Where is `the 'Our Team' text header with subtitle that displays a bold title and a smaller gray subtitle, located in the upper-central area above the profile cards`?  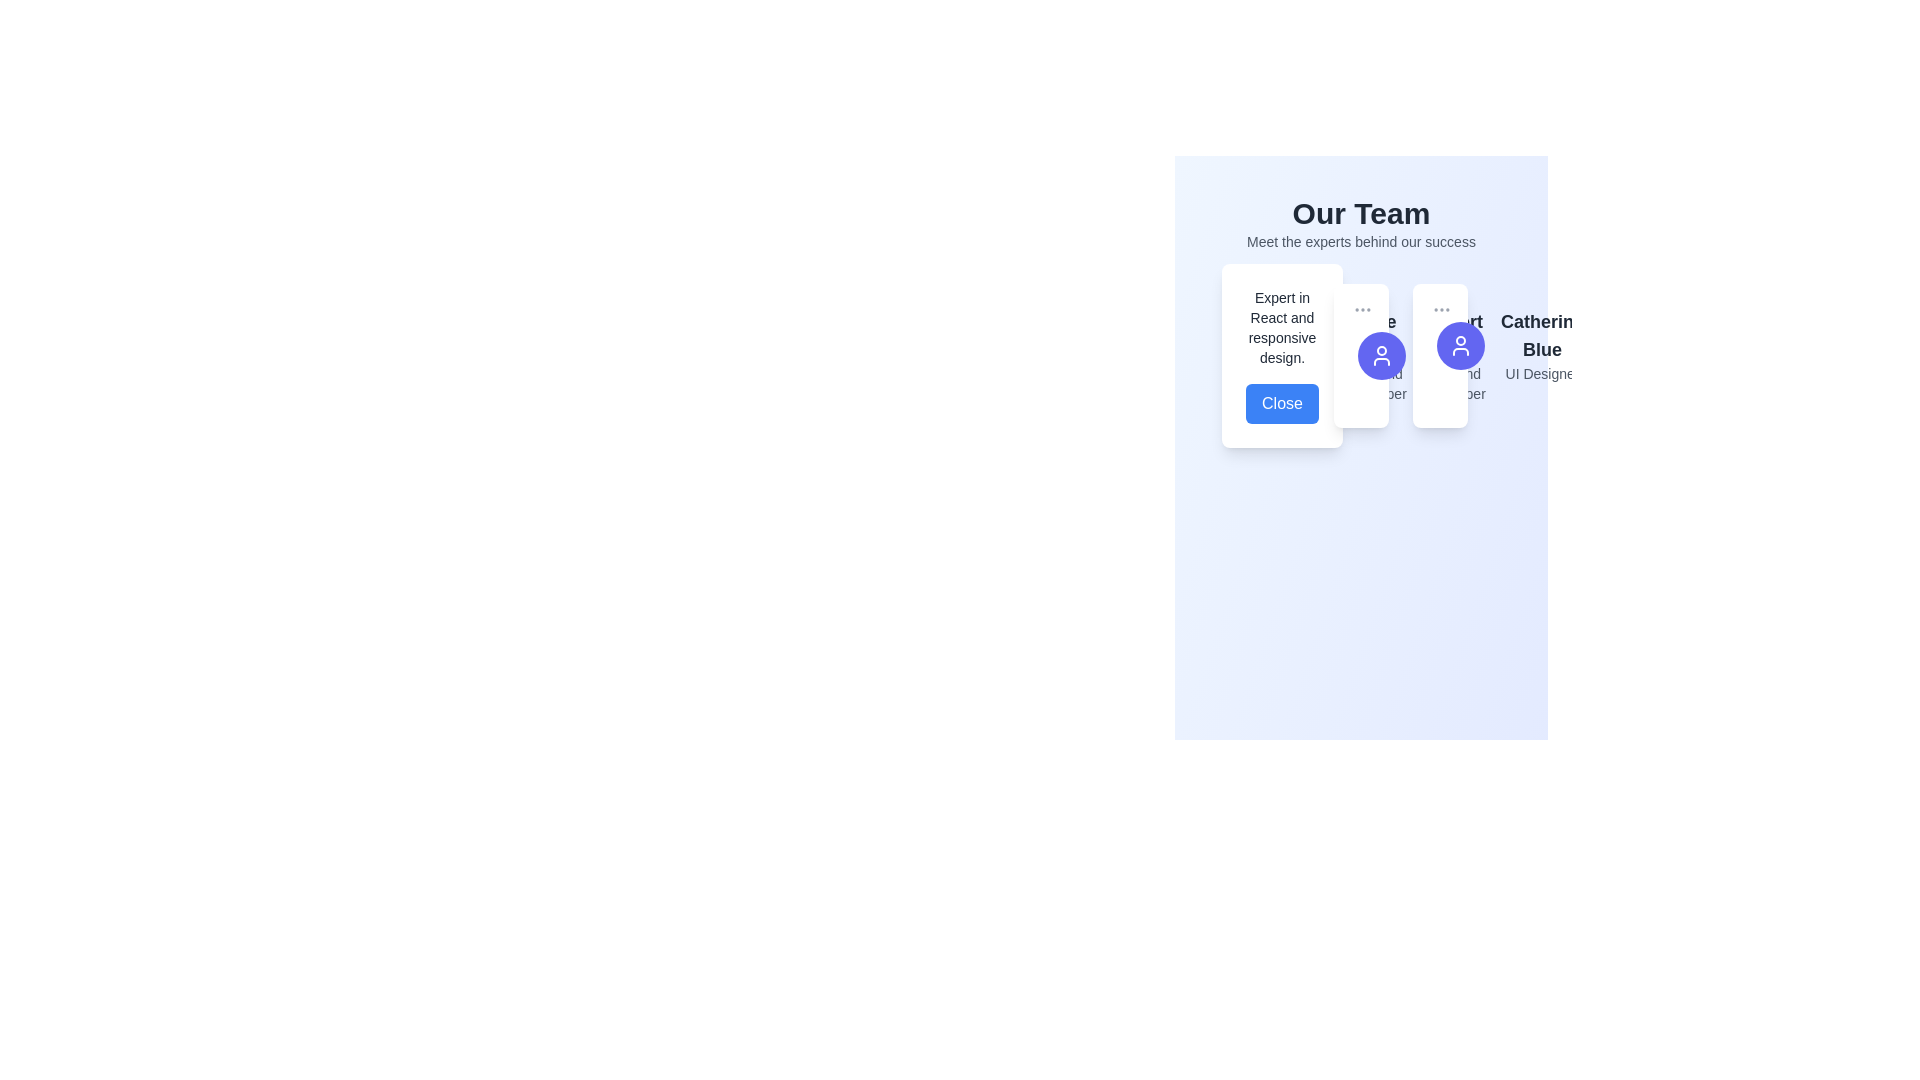 the 'Our Team' text header with subtitle that displays a bold title and a smaller gray subtitle, located in the upper-central area above the profile cards is located at coordinates (1360, 223).